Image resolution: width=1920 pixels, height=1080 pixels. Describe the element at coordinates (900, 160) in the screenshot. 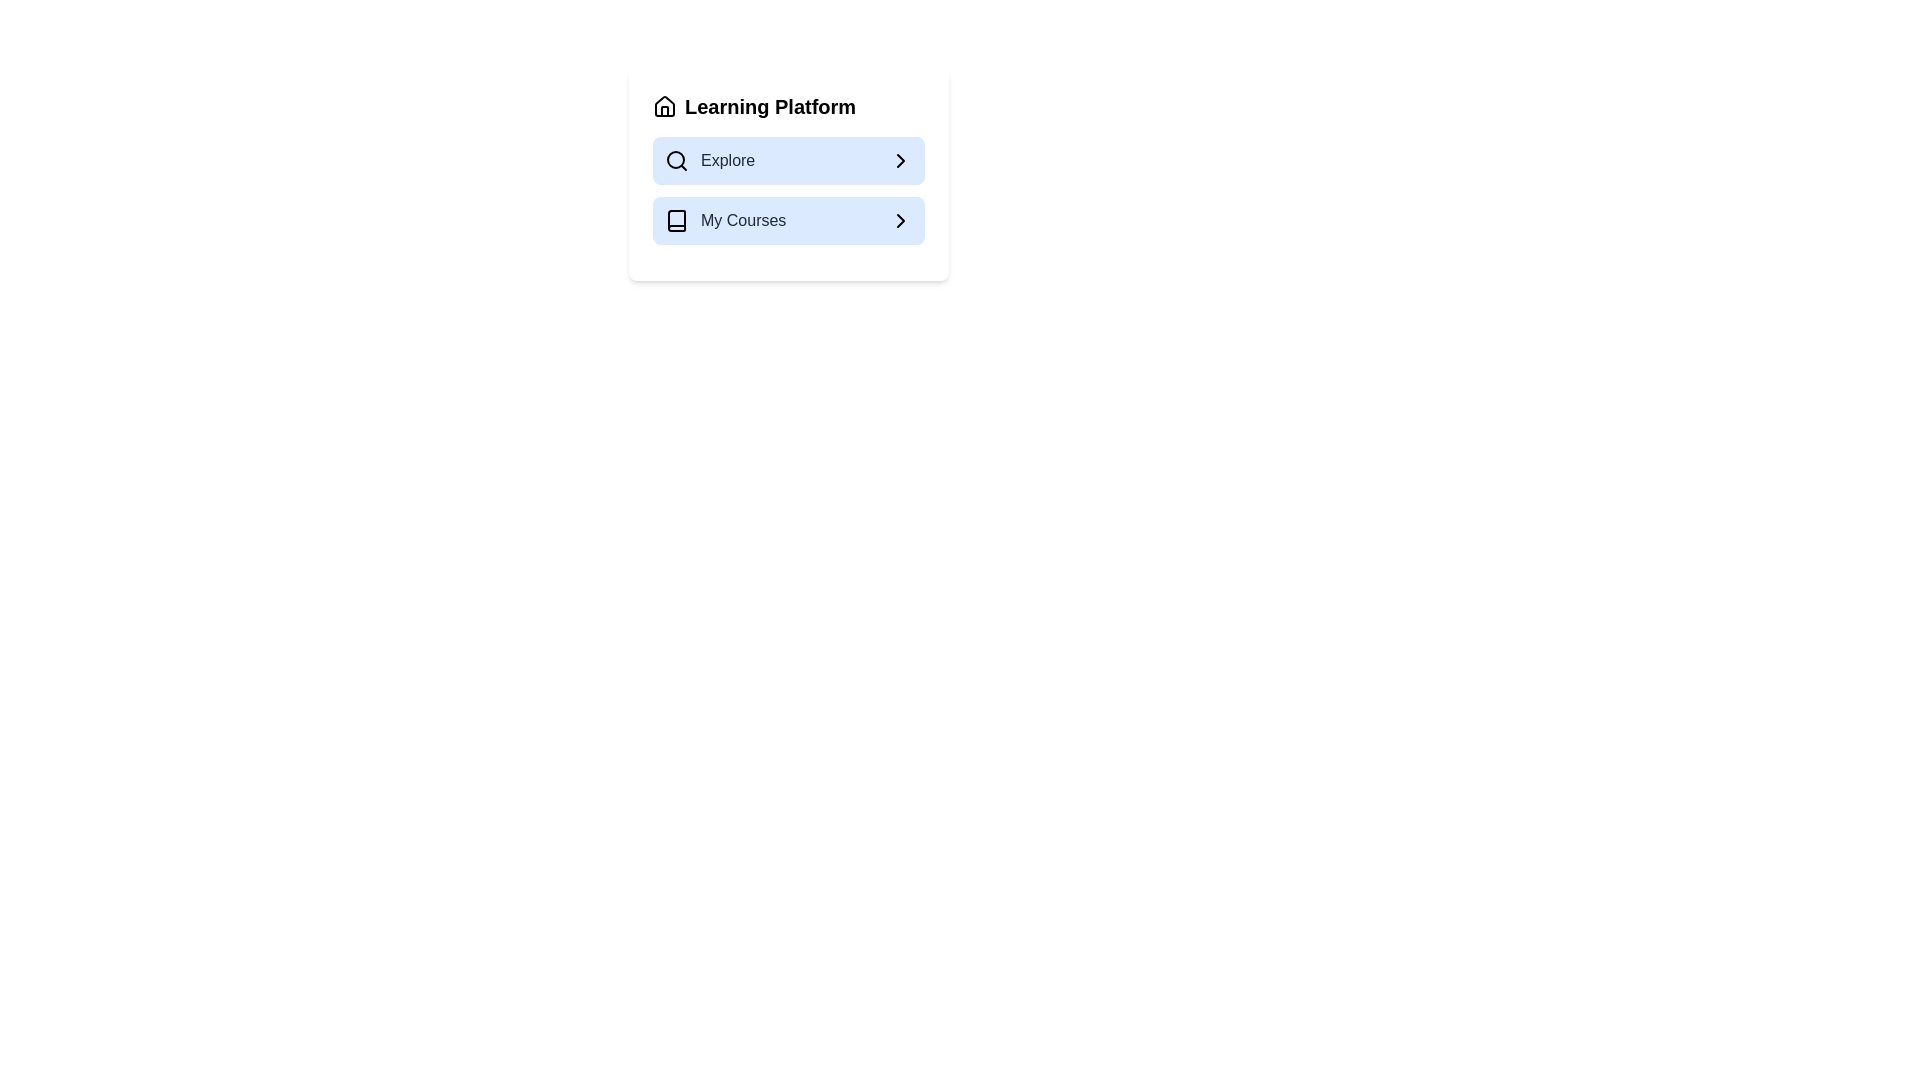

I see `rightward indicator icon within the 'Explore' menu of the 'Learning Platform' interface to check its visual state` at that location.